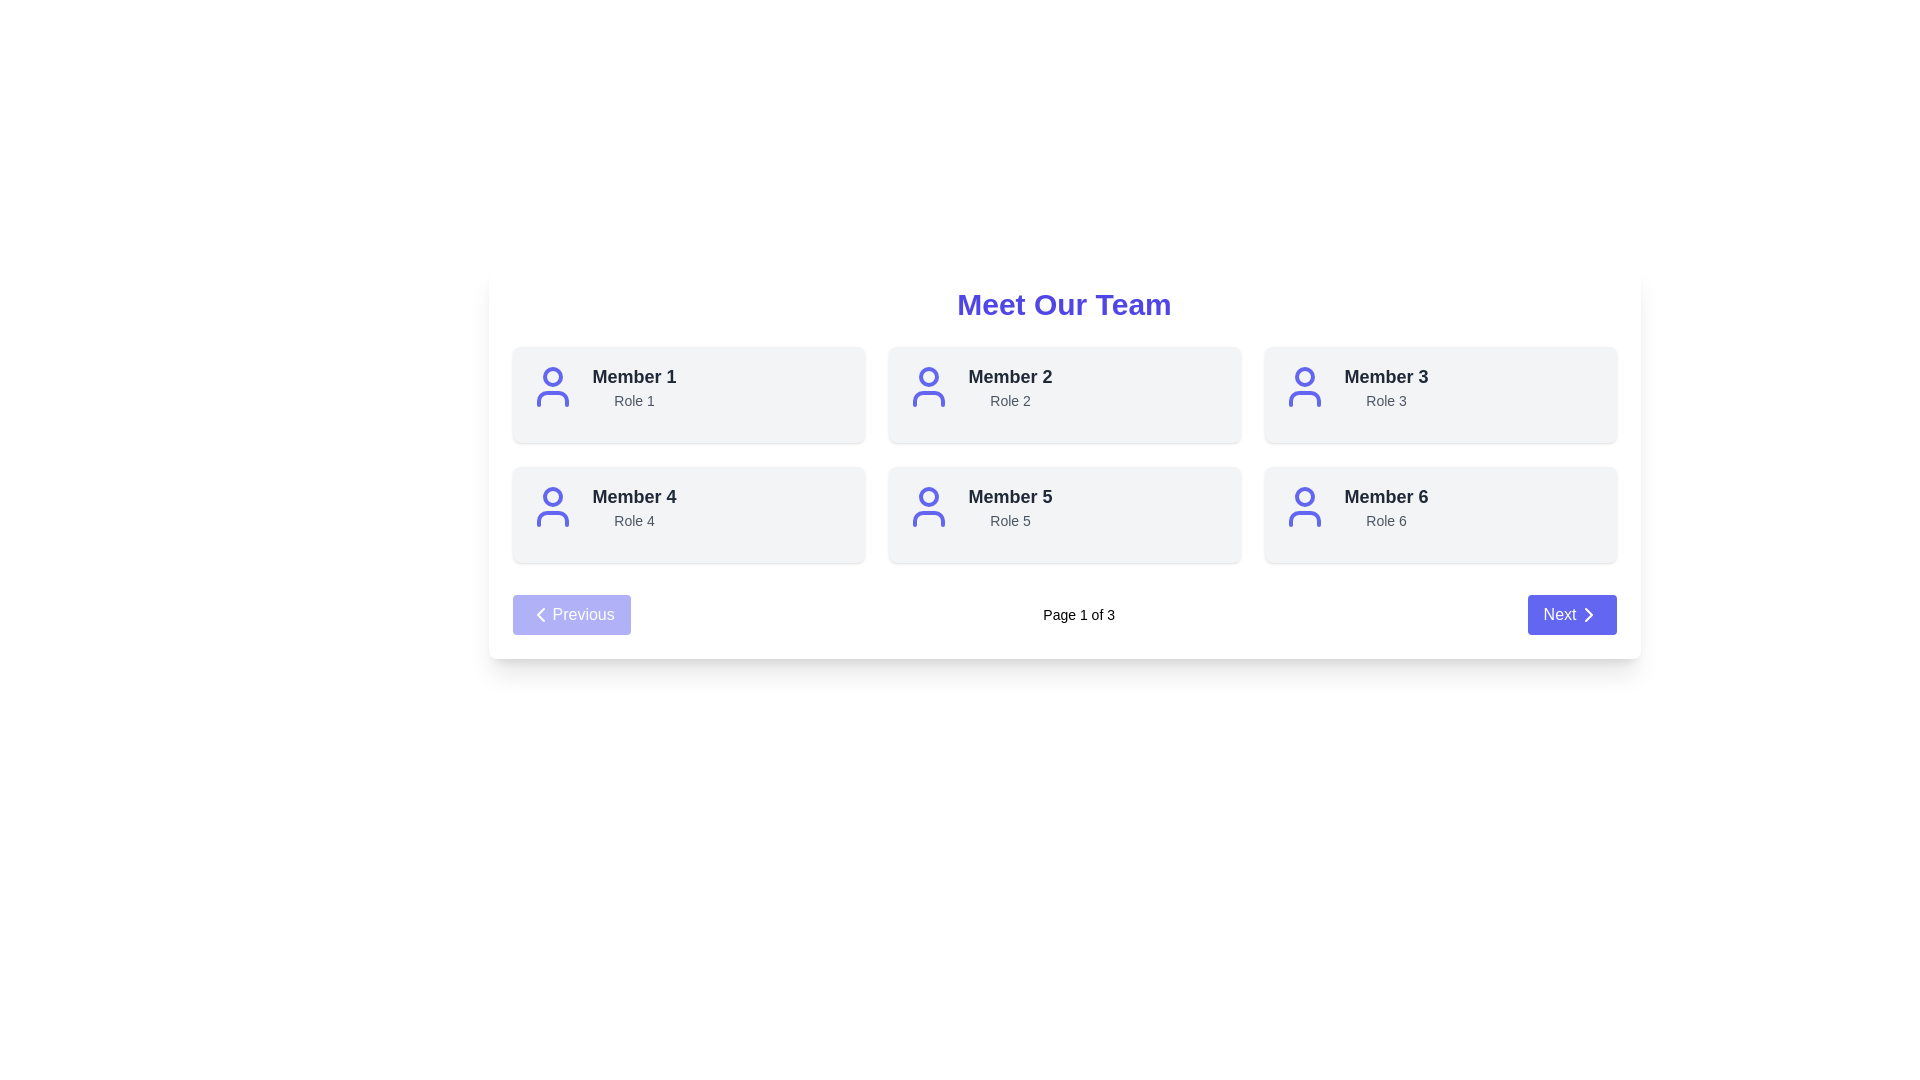  What do you see at coordinates (1063, 394) in the screenshot?
I see `the second team member card in the top row of the grid layout` at bounding box center [1063, 394].